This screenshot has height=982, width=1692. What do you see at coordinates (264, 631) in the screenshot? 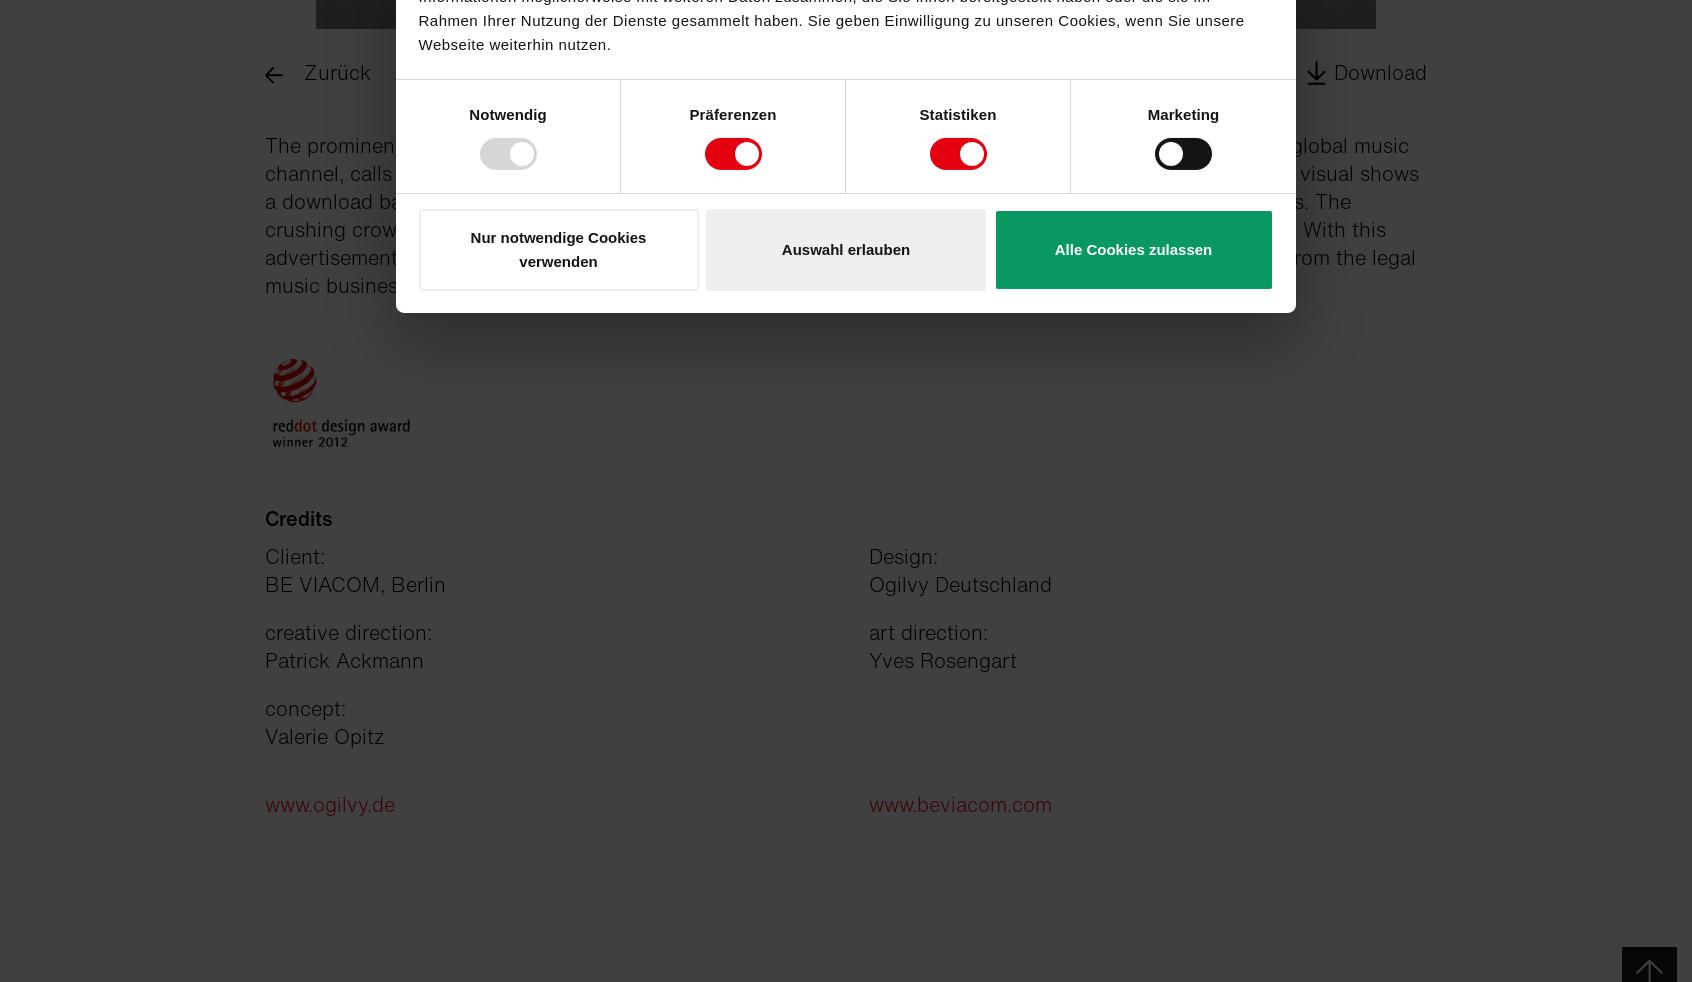
I see `'creative direction'` at bounding box center [264, 631].